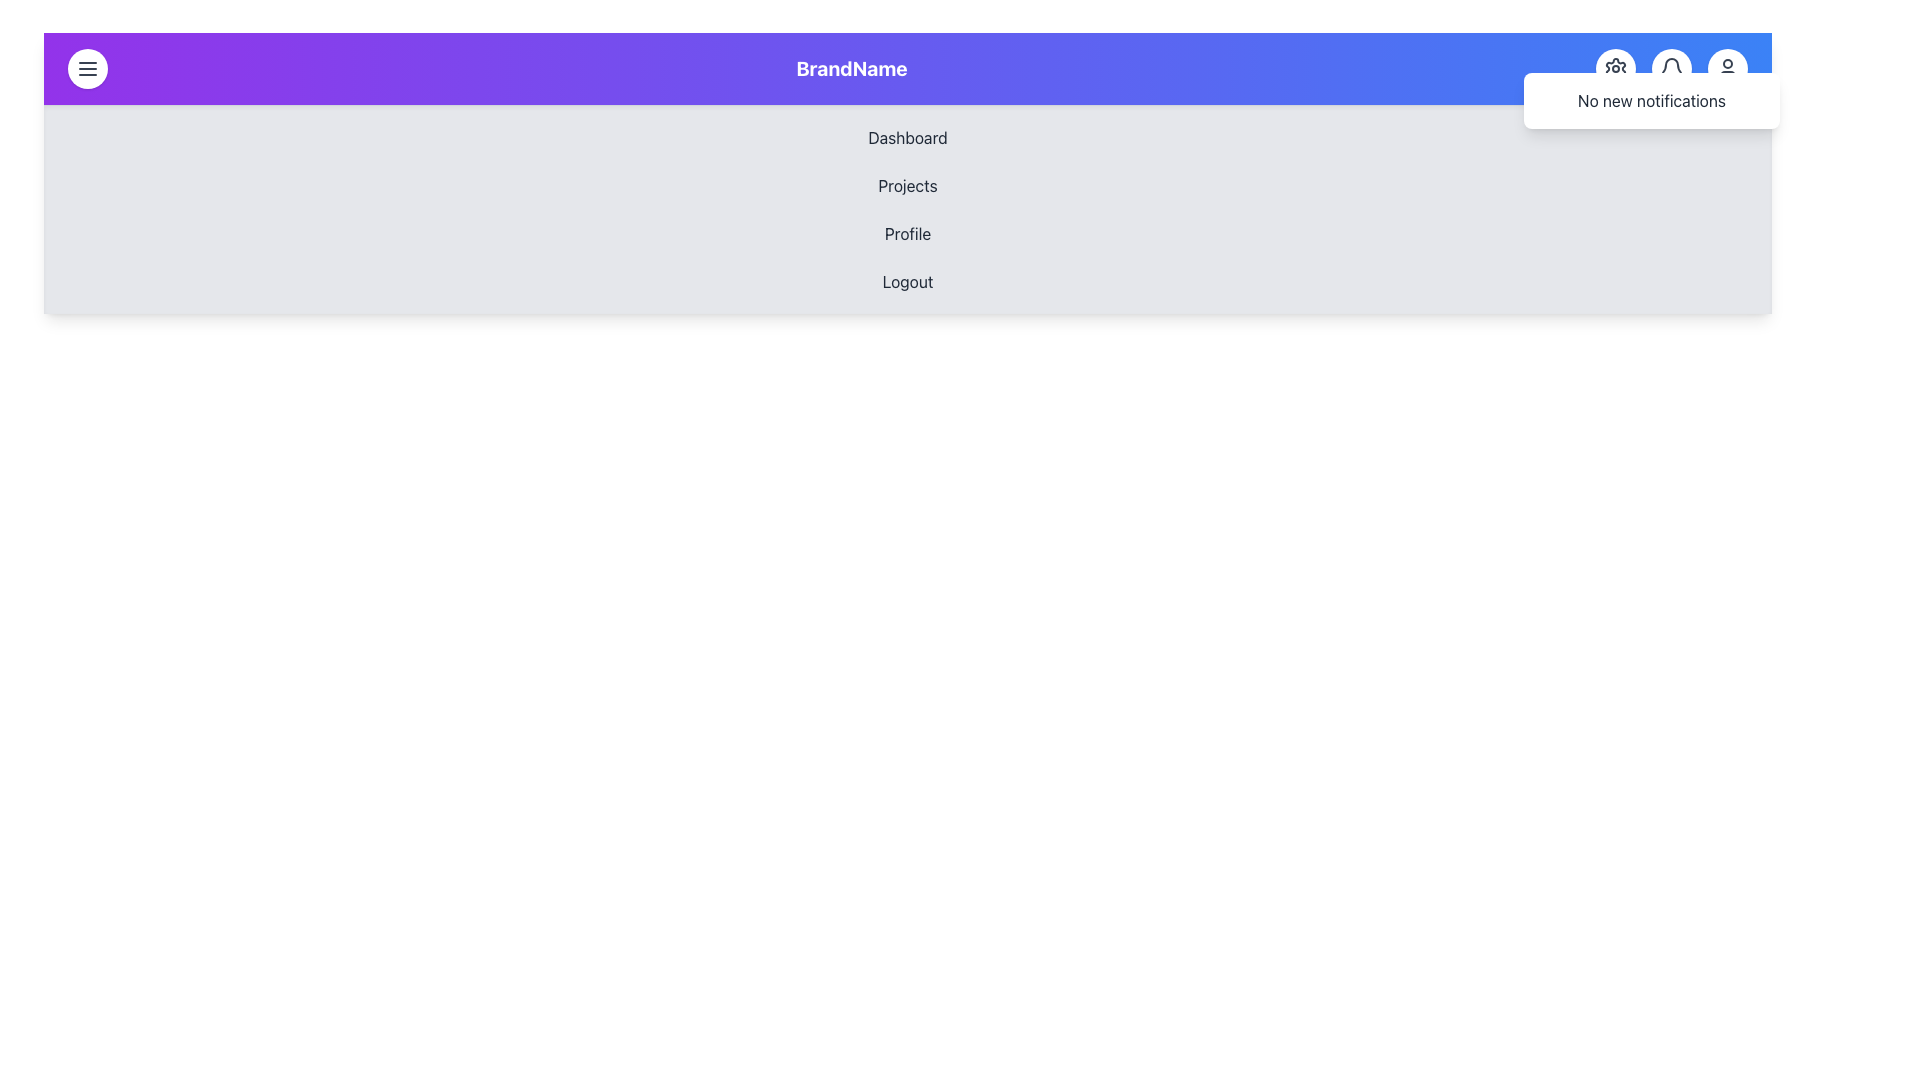  I want to click on the 'Logout' button, which is the fourth item in a vertical list of options with a gray background and rounded corners, so click(906, 281).